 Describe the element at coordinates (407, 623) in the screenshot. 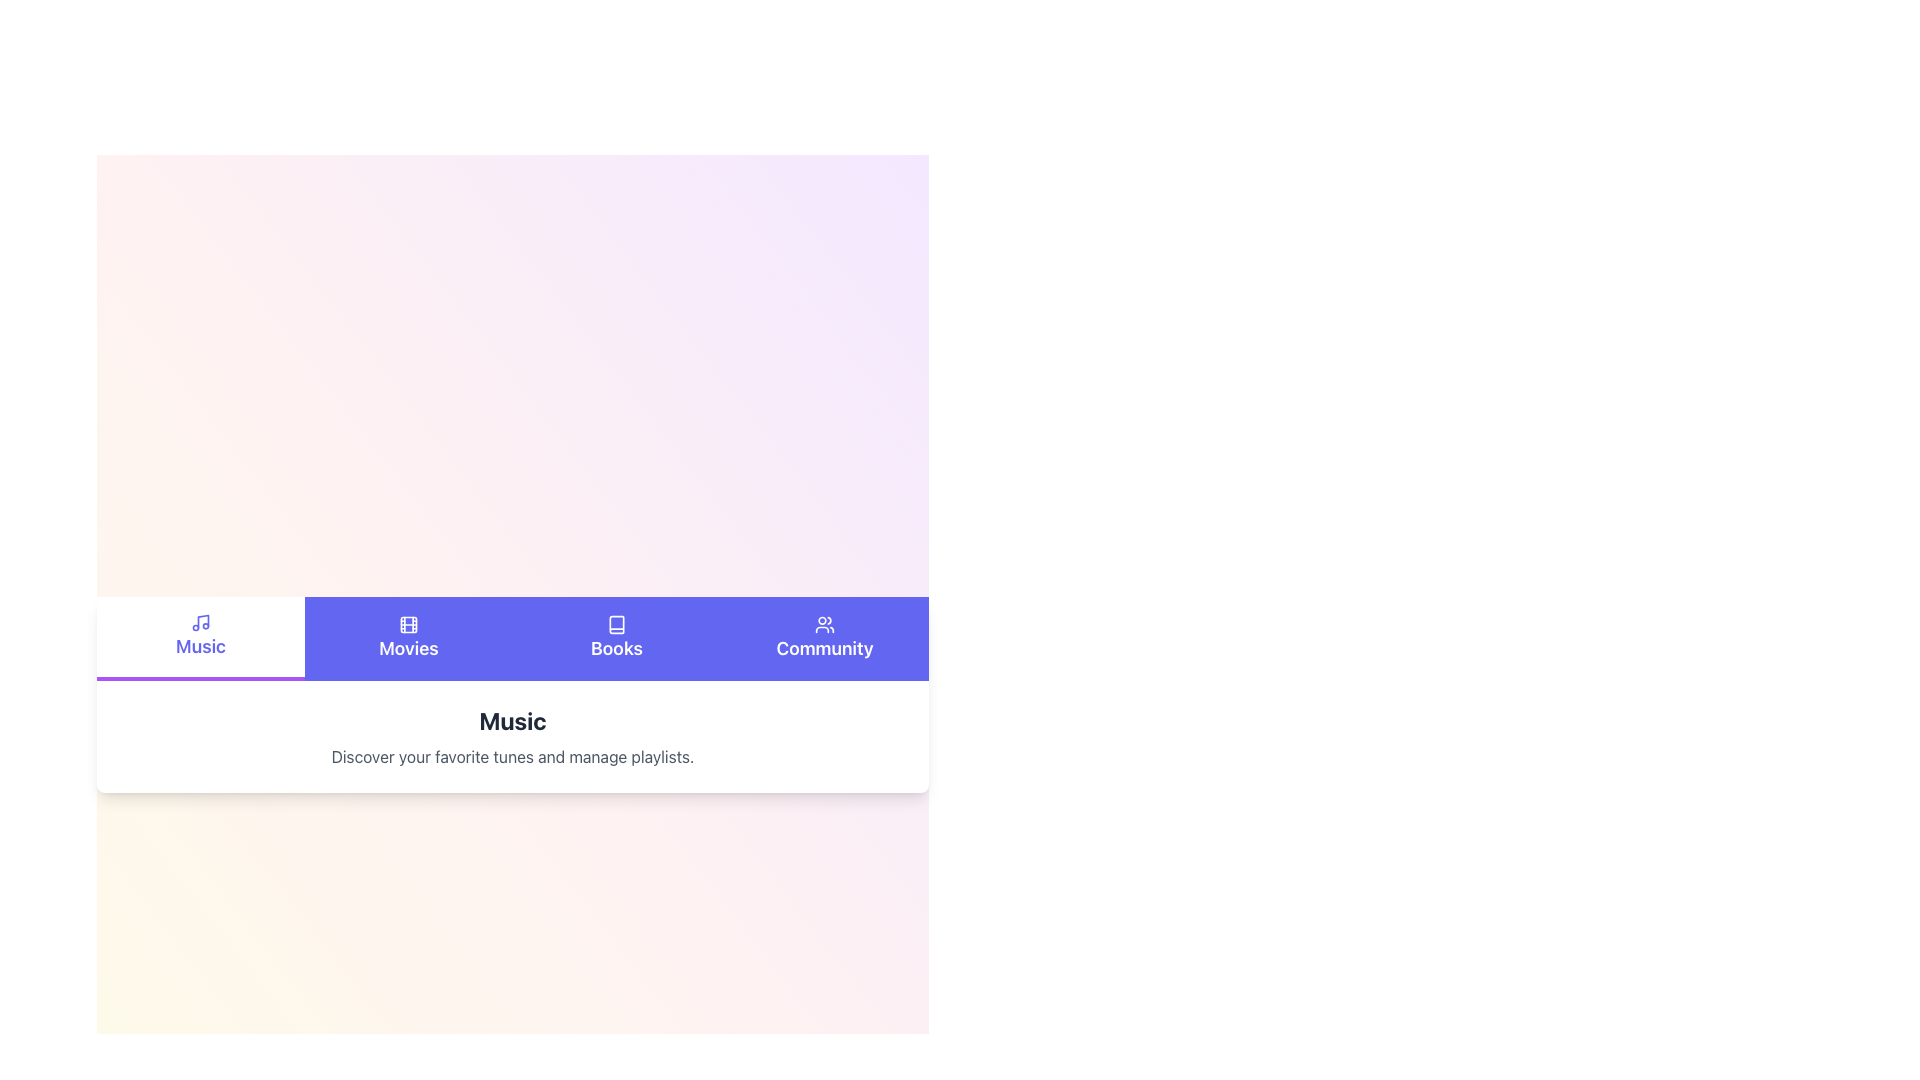

I see `the 'Movies' icon (SVG) located in the horizontal navigation bar above the 'Movies' text, centered between the 'Music' and 'Books' sections` at that location.